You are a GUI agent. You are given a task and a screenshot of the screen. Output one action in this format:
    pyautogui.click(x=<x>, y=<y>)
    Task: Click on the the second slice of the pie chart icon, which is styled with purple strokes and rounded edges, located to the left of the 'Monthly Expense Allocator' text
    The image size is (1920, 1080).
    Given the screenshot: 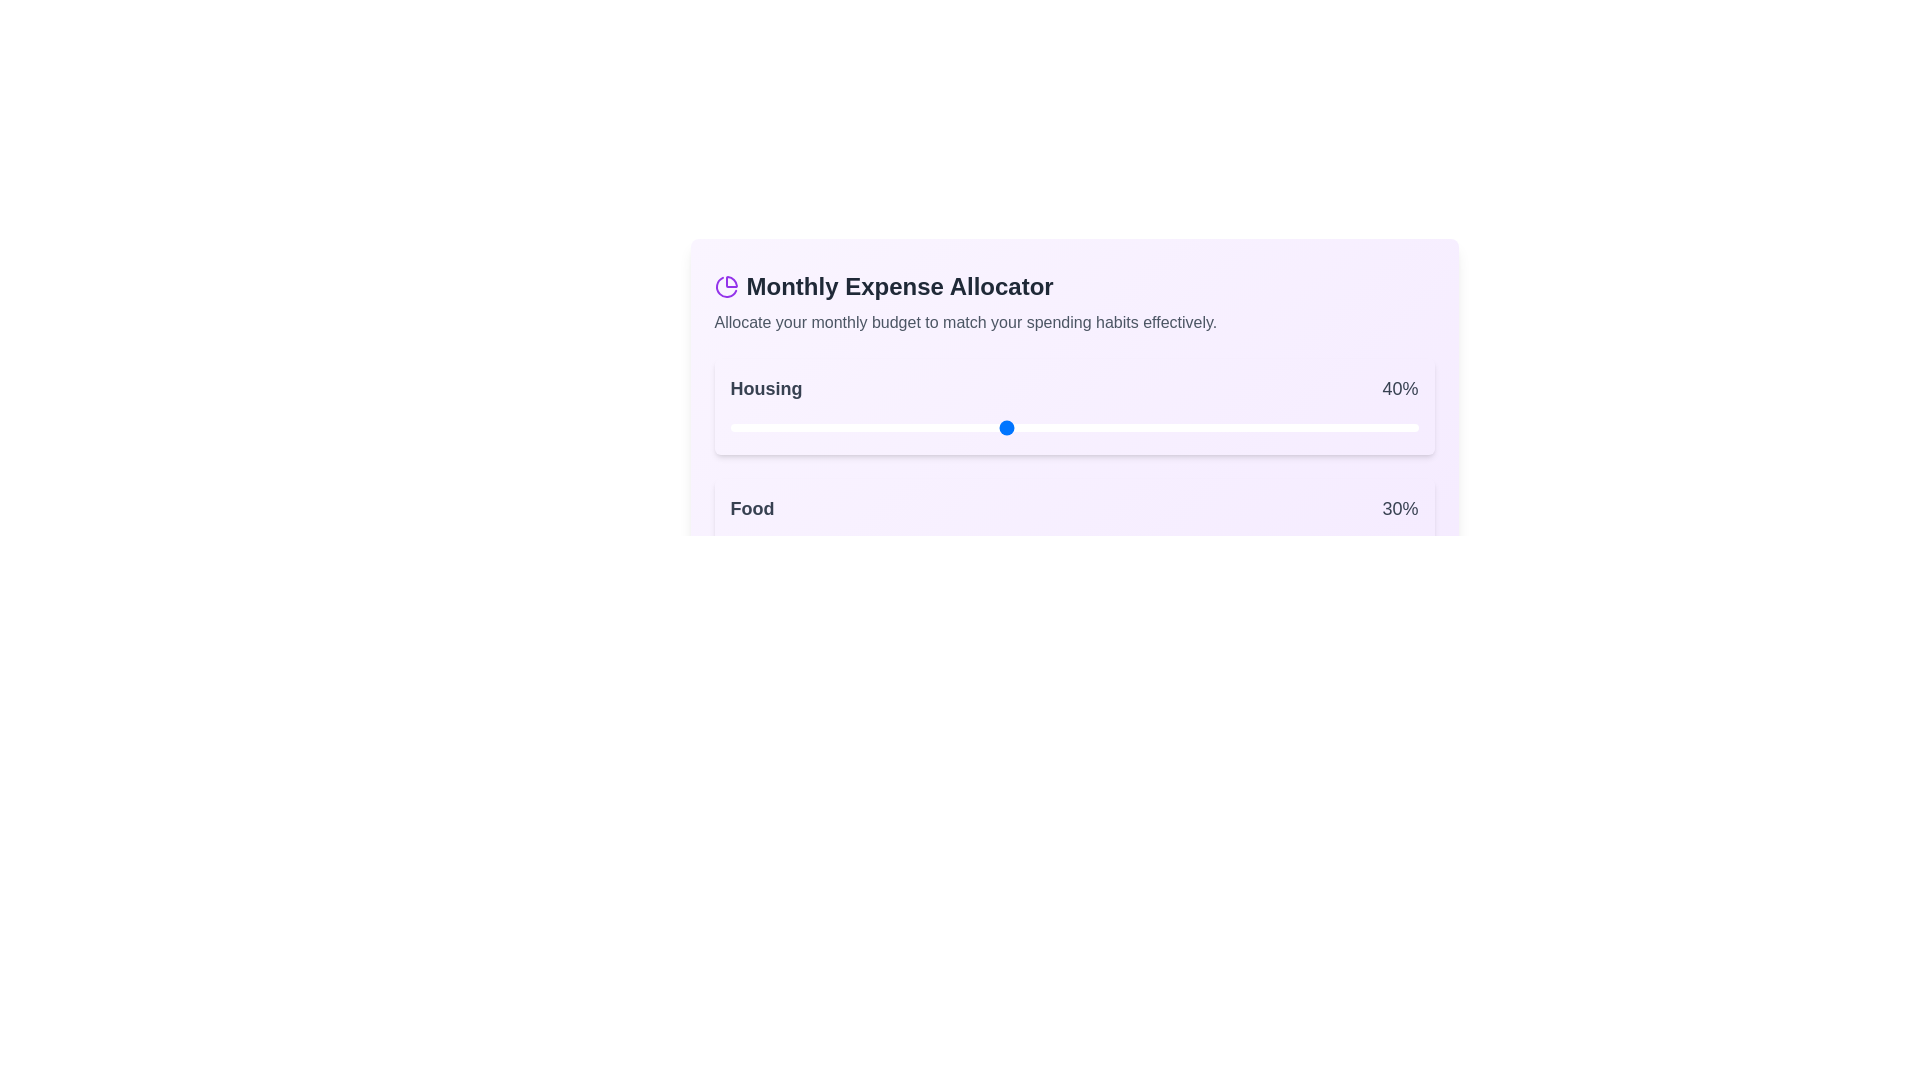 What is the action you would take?
    pyautogui.click(x=725, y=287)
    